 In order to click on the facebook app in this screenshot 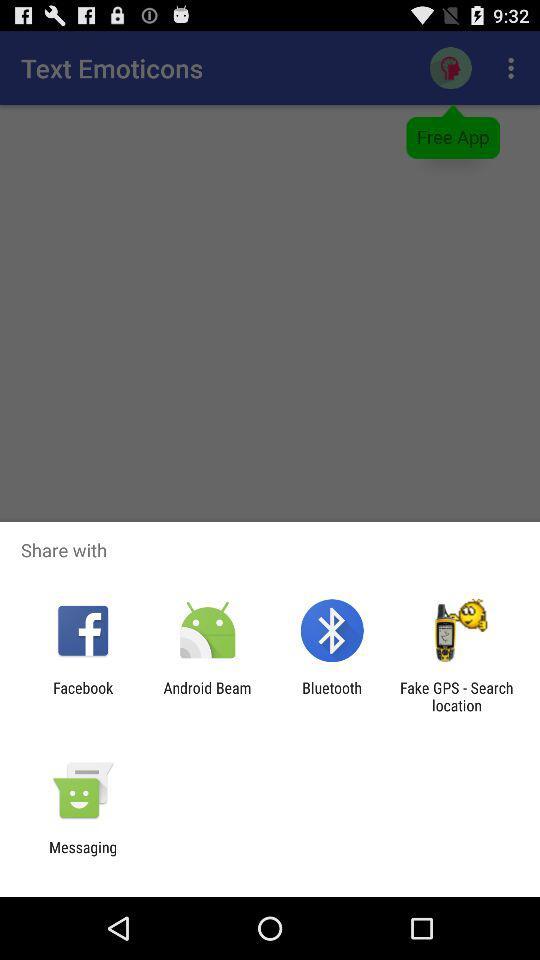, I will do `click(82, 696)`.